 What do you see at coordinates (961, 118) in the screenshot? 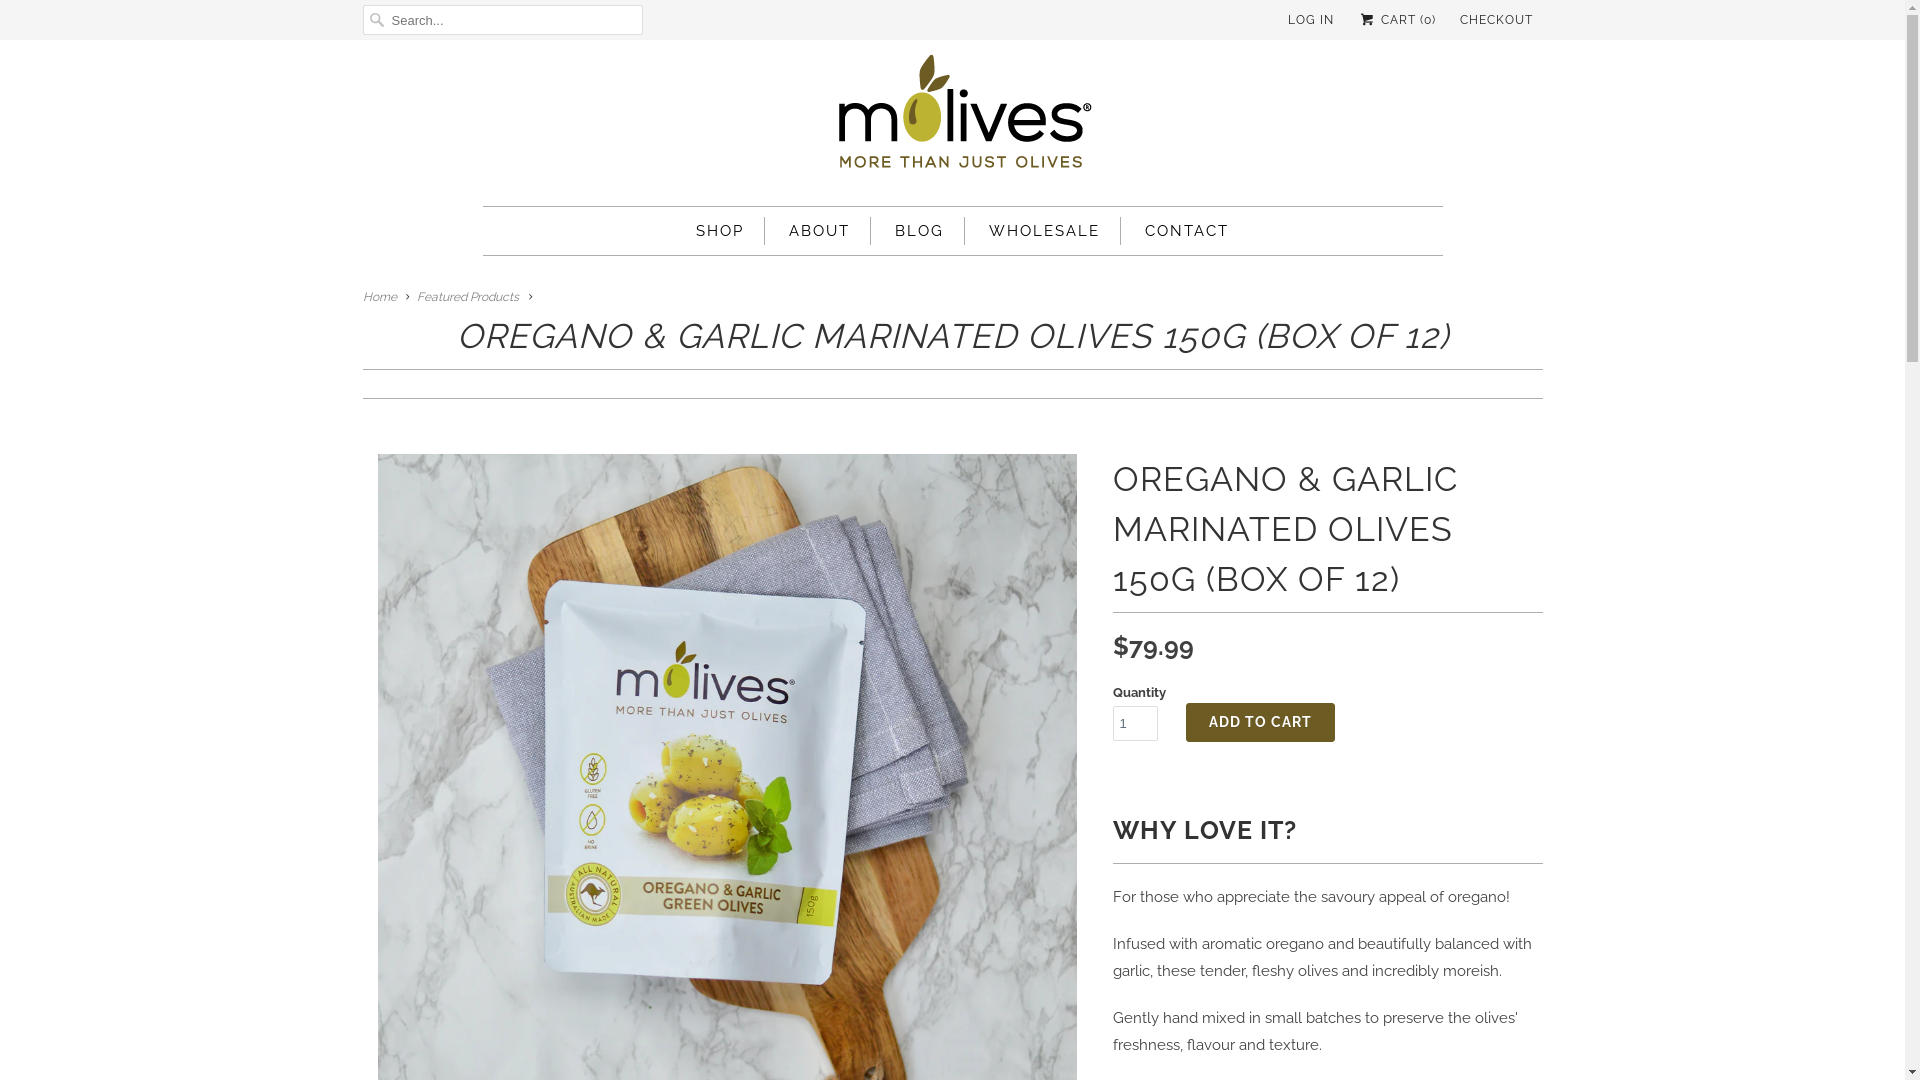
I see `'Molives'` at bounding box center [961, 118].